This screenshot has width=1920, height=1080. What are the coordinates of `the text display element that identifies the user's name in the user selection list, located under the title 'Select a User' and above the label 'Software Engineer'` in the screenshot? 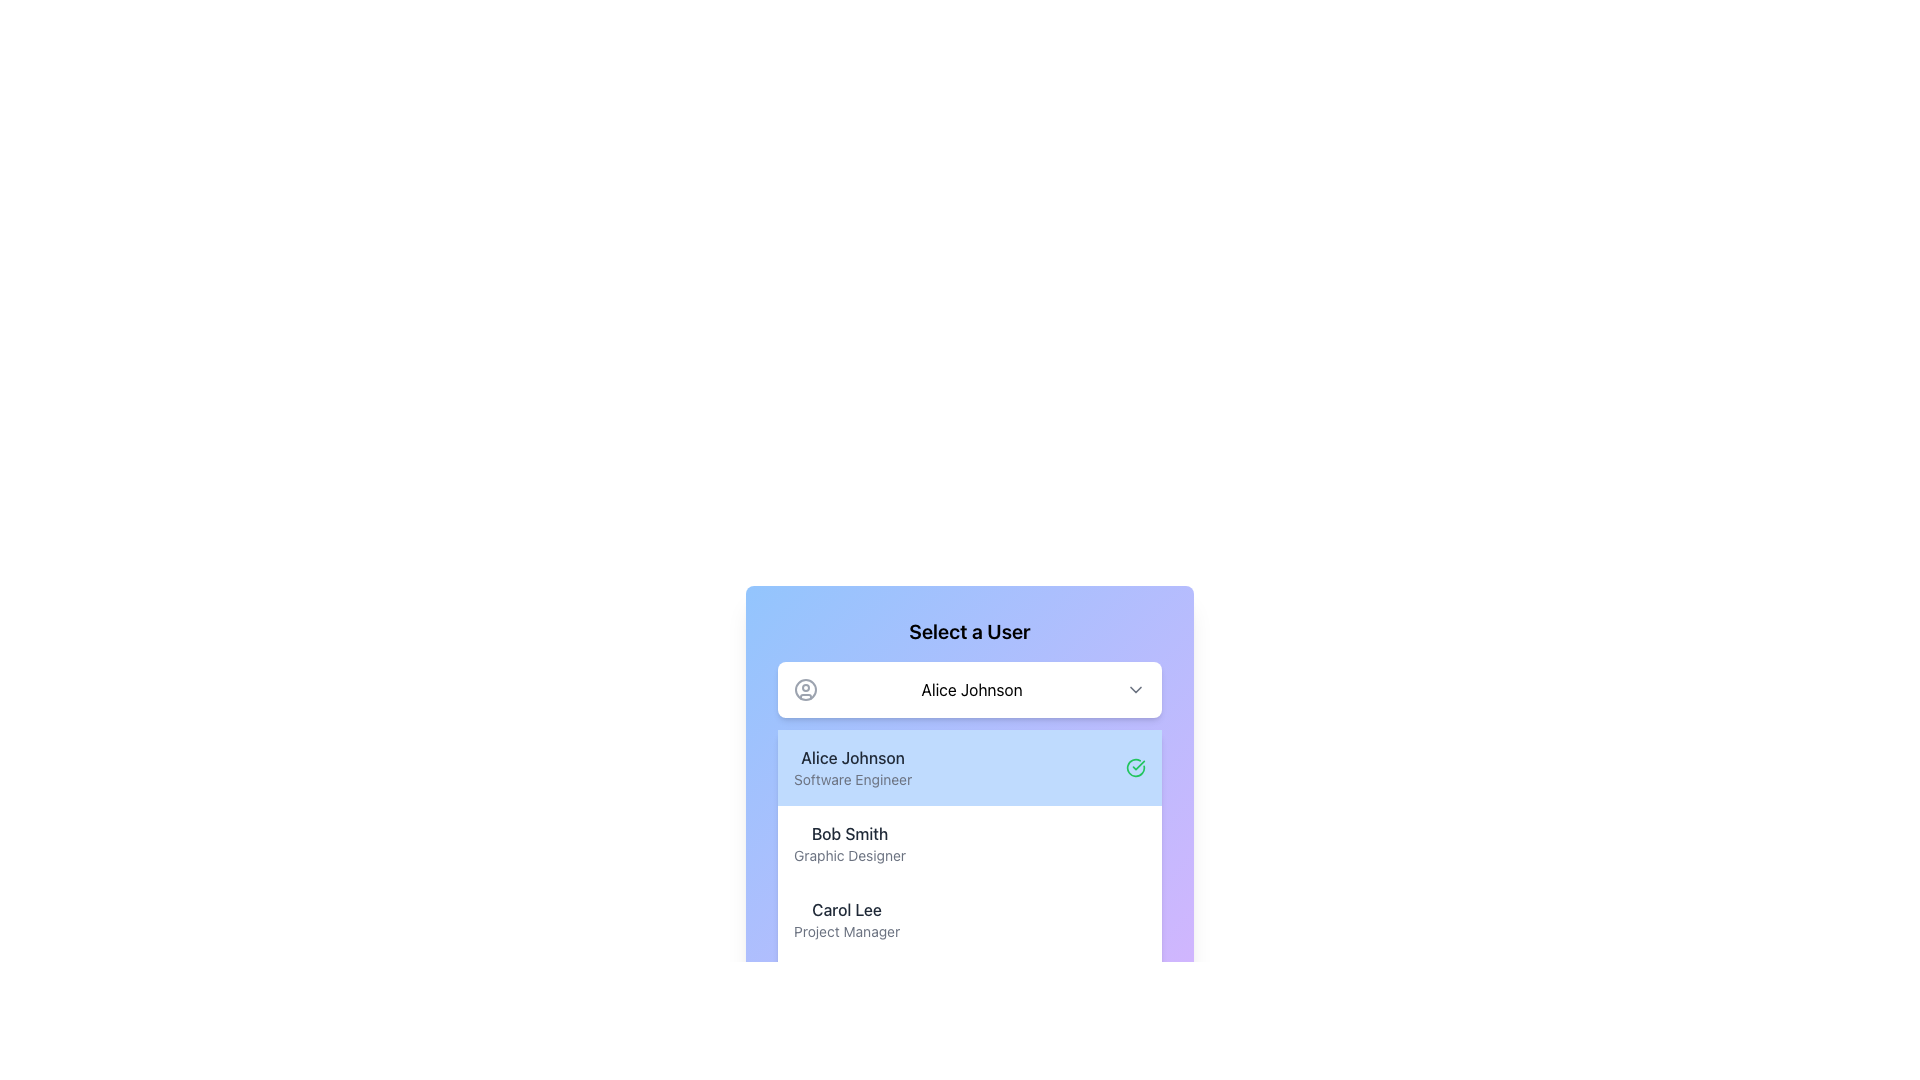 It's located at (853, 758).